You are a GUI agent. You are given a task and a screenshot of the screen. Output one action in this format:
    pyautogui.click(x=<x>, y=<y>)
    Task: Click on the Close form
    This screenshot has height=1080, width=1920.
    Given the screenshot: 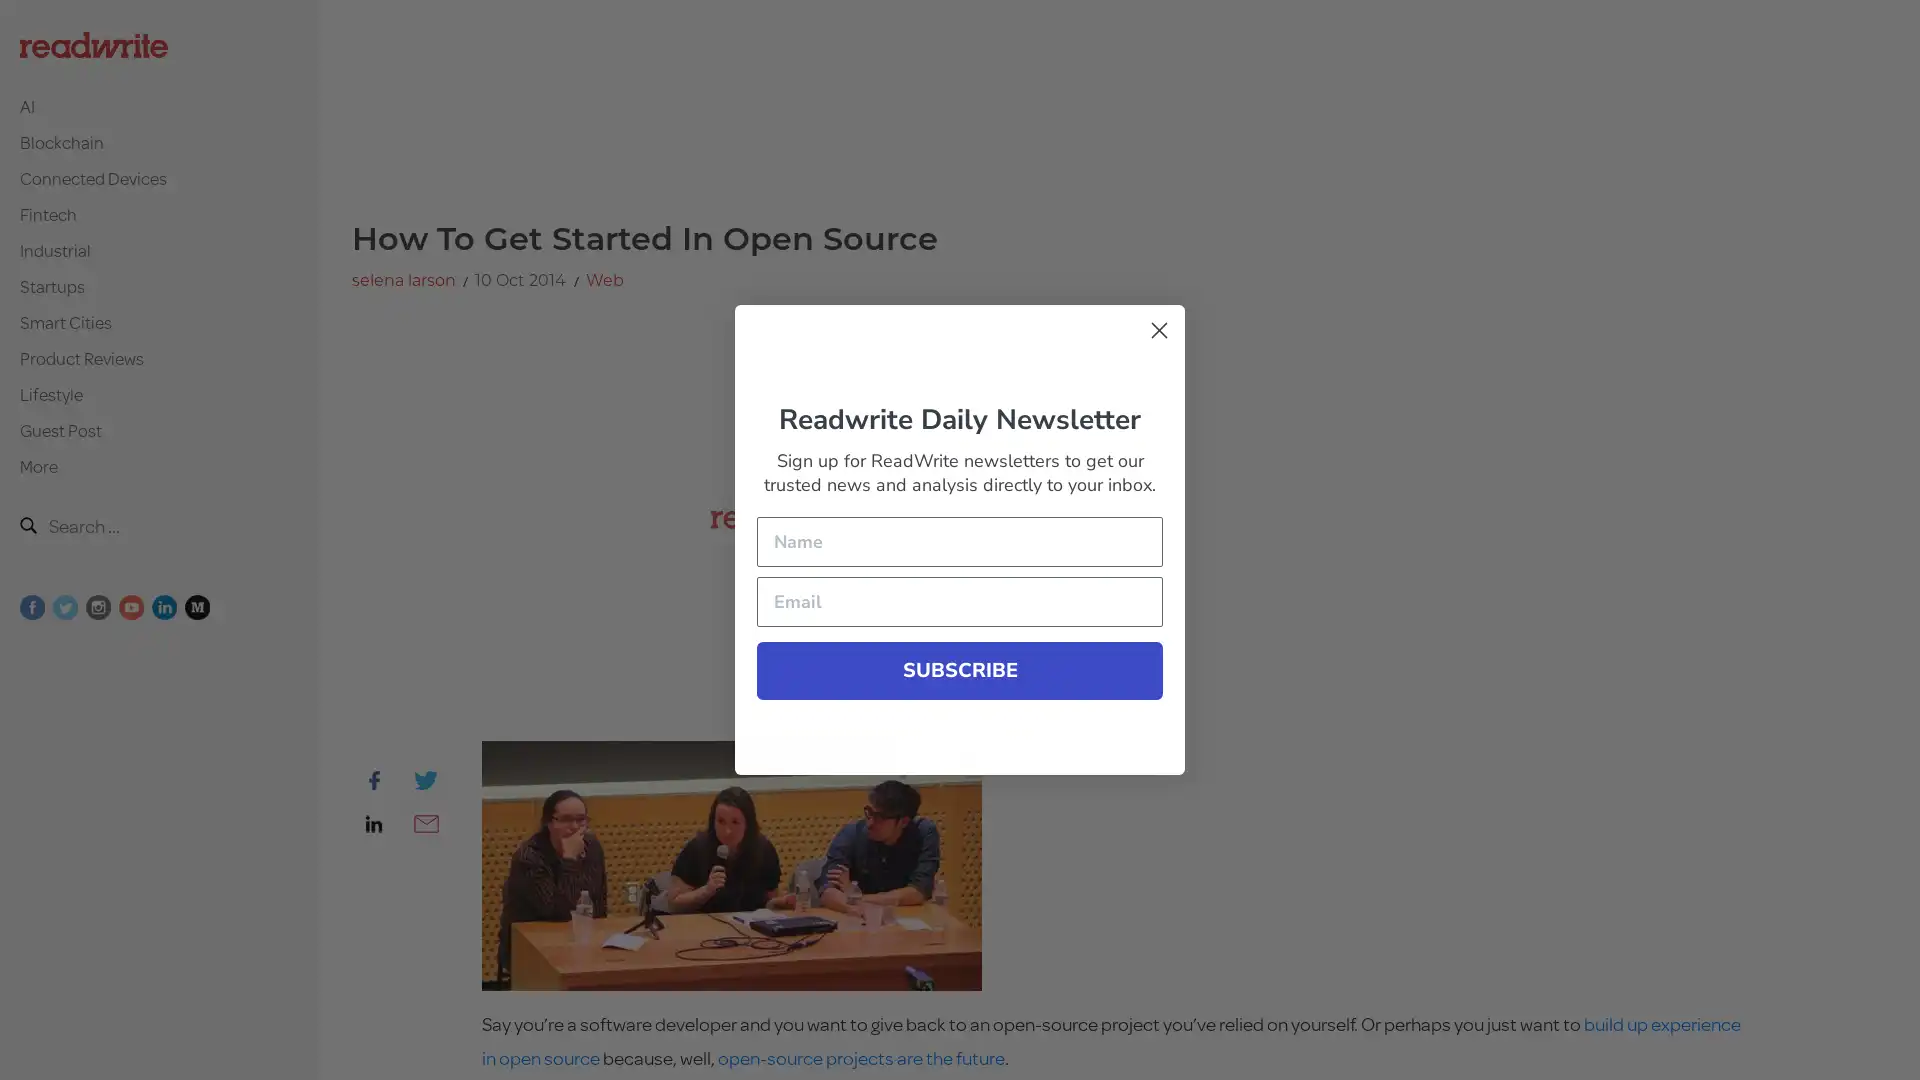 What is the action you would take?
    pyautogui.click(x=1873, y=614)
    